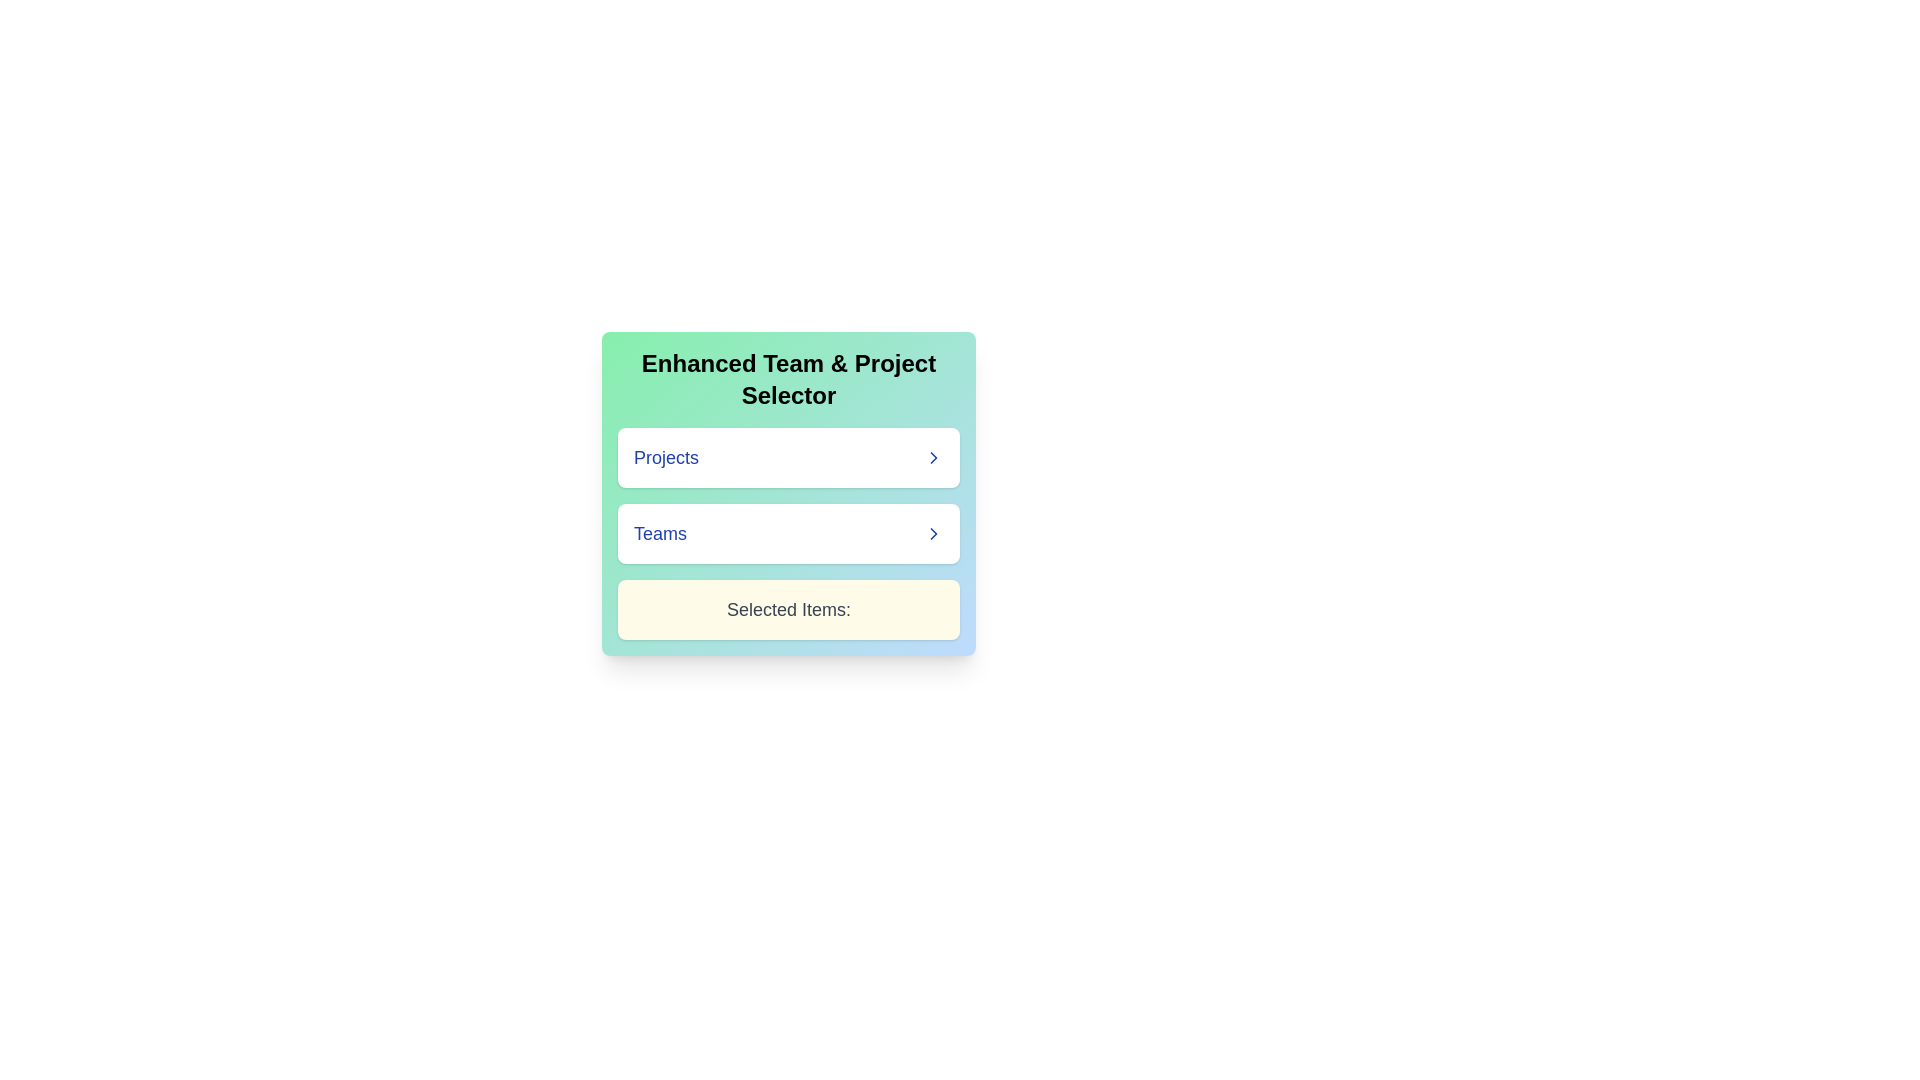 The height and width of the screenshot is (1080, 1920). Describe the element at coordinates (933, 532) in the screenshot. I see `the chevron icon located to the right of the 'Teams' label` at that location.